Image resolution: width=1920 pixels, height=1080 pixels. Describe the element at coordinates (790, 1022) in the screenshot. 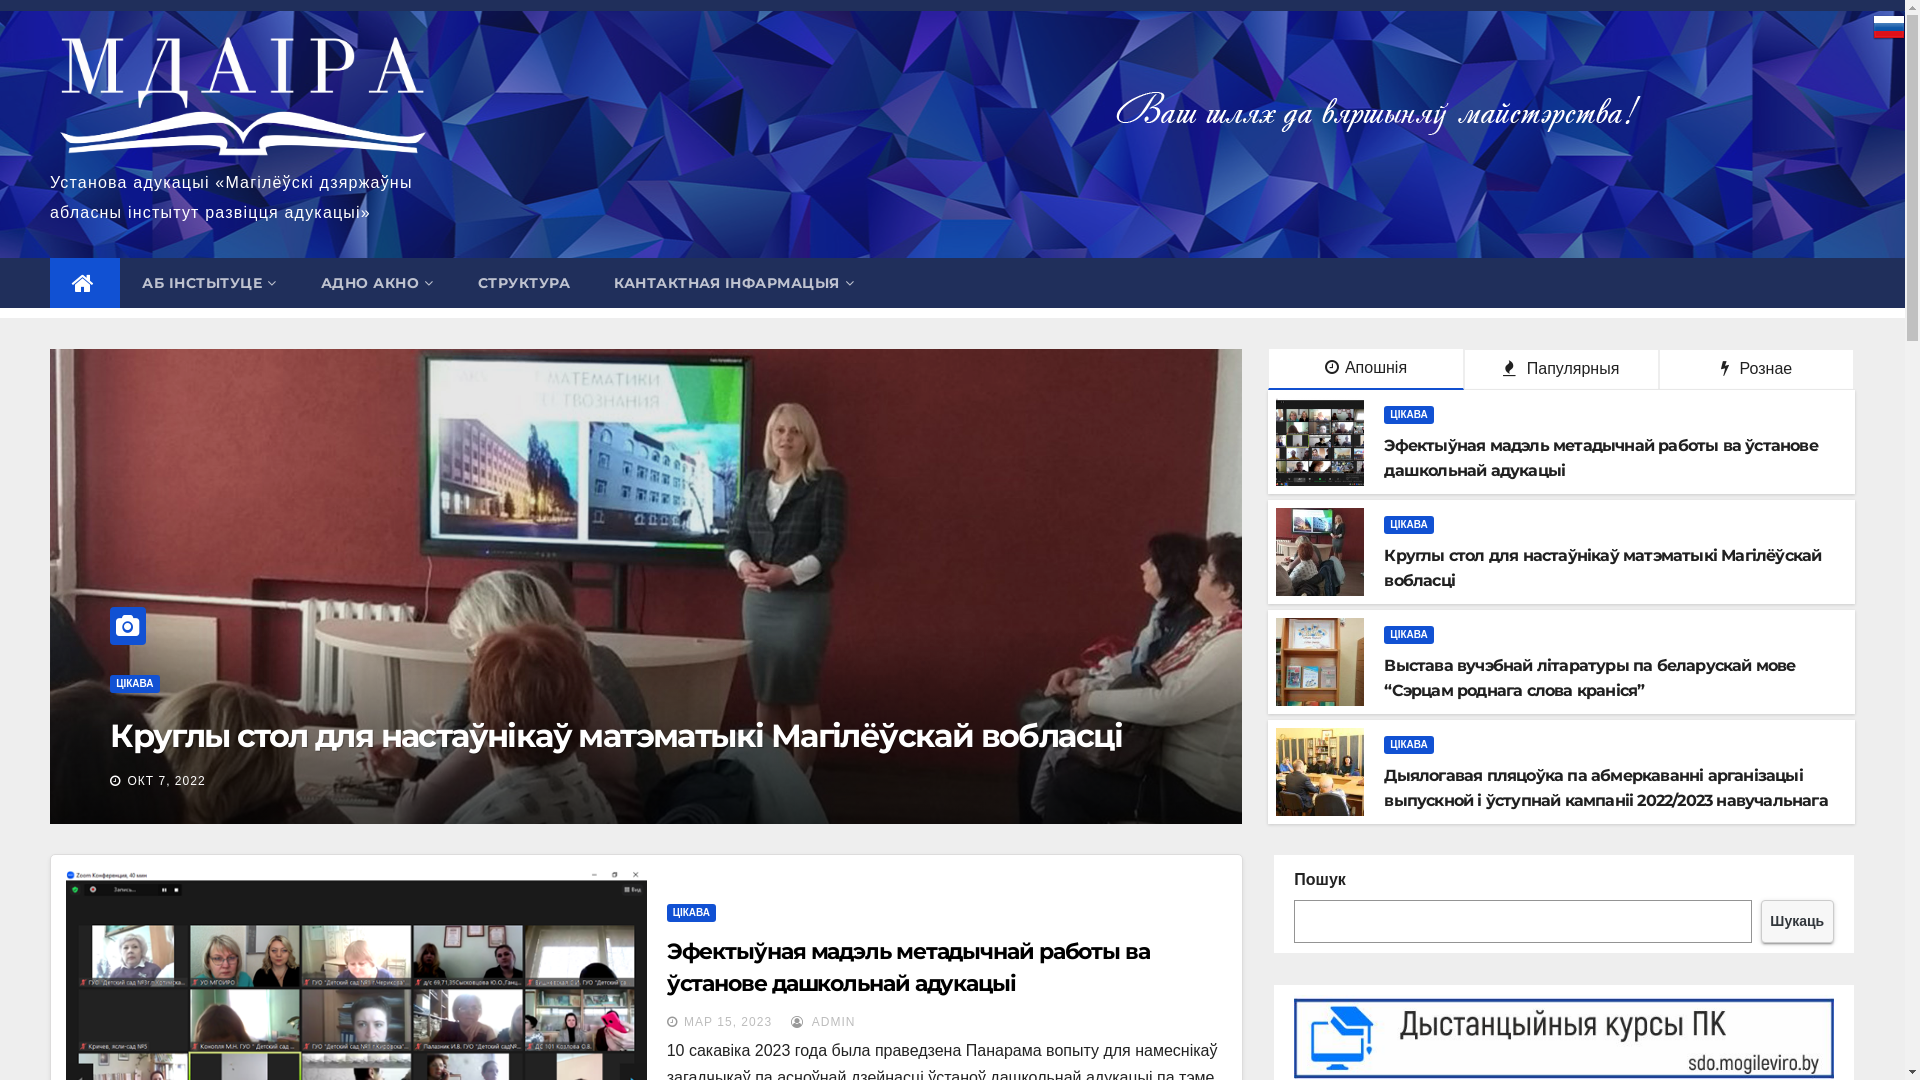

I see `'ADMIN'` at that location.